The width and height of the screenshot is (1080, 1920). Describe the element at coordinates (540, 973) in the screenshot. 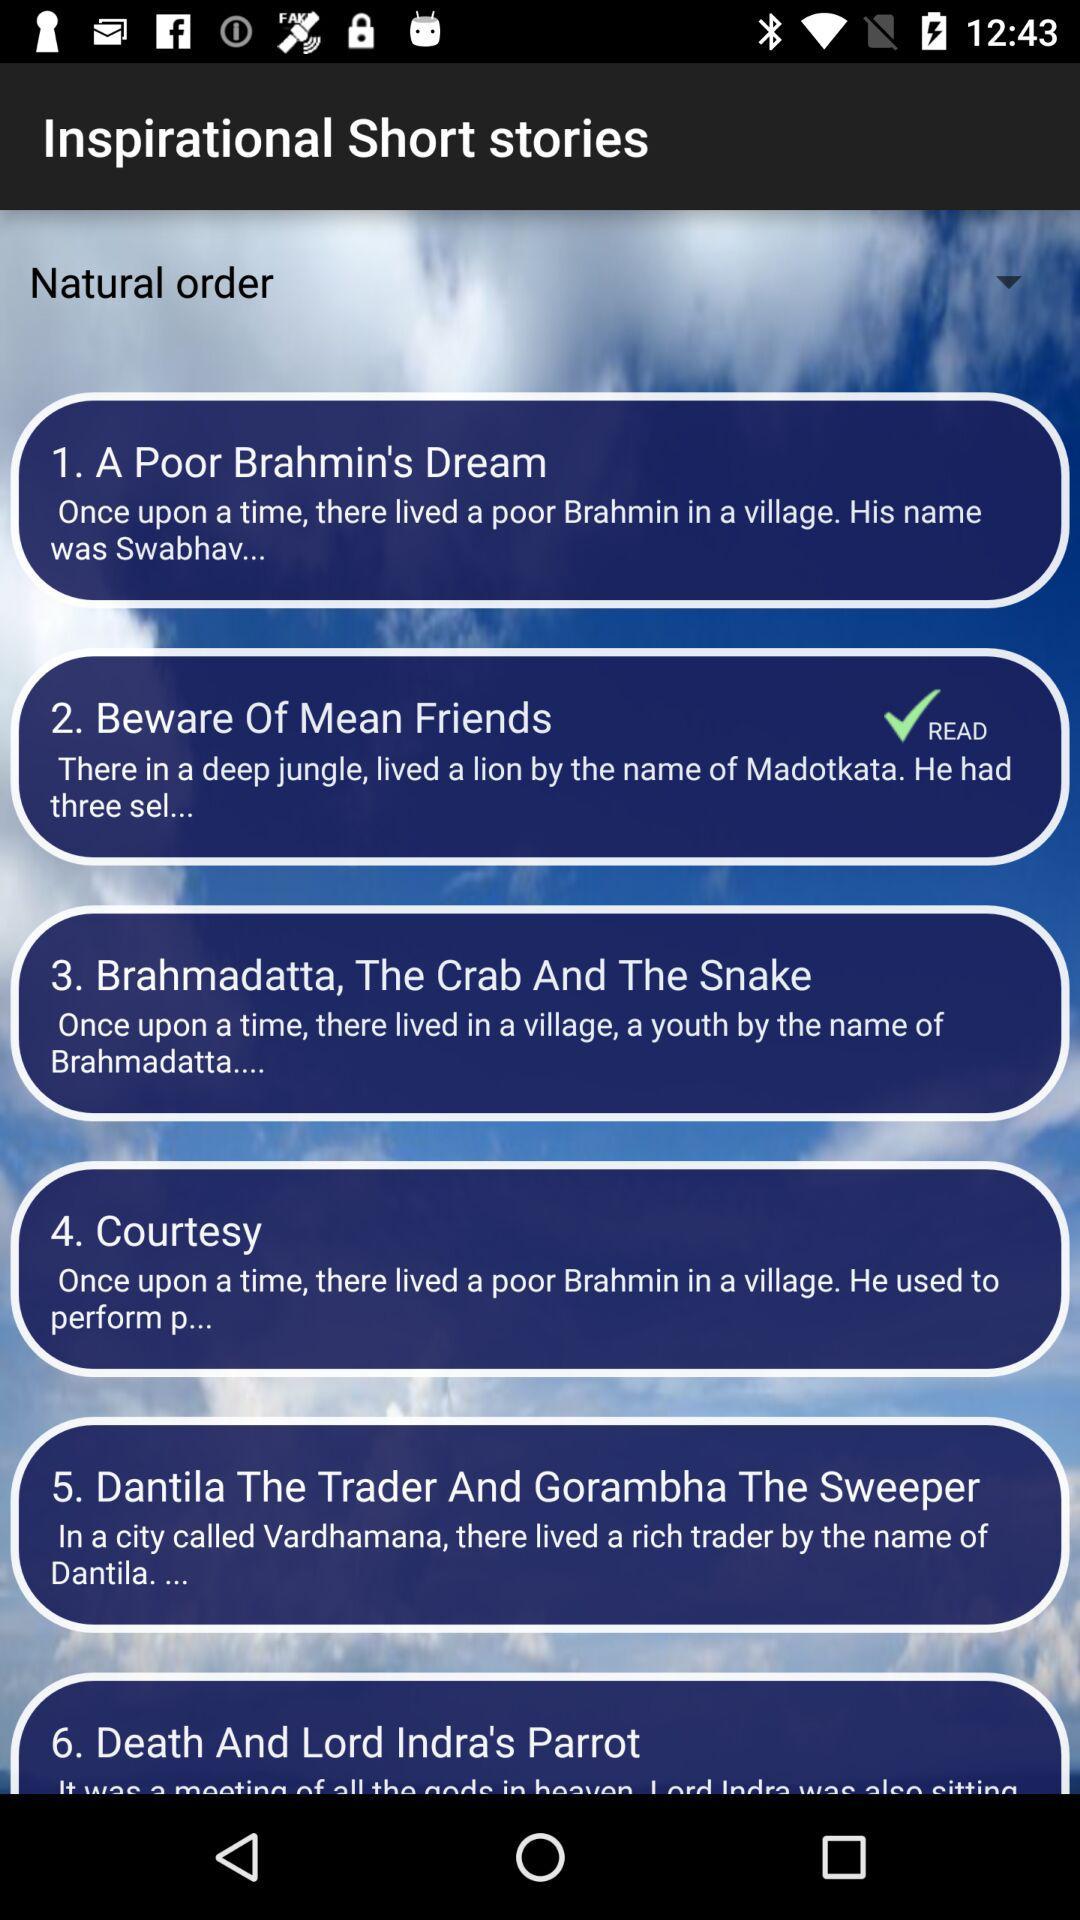

I see `item above once upon a item` at that location.